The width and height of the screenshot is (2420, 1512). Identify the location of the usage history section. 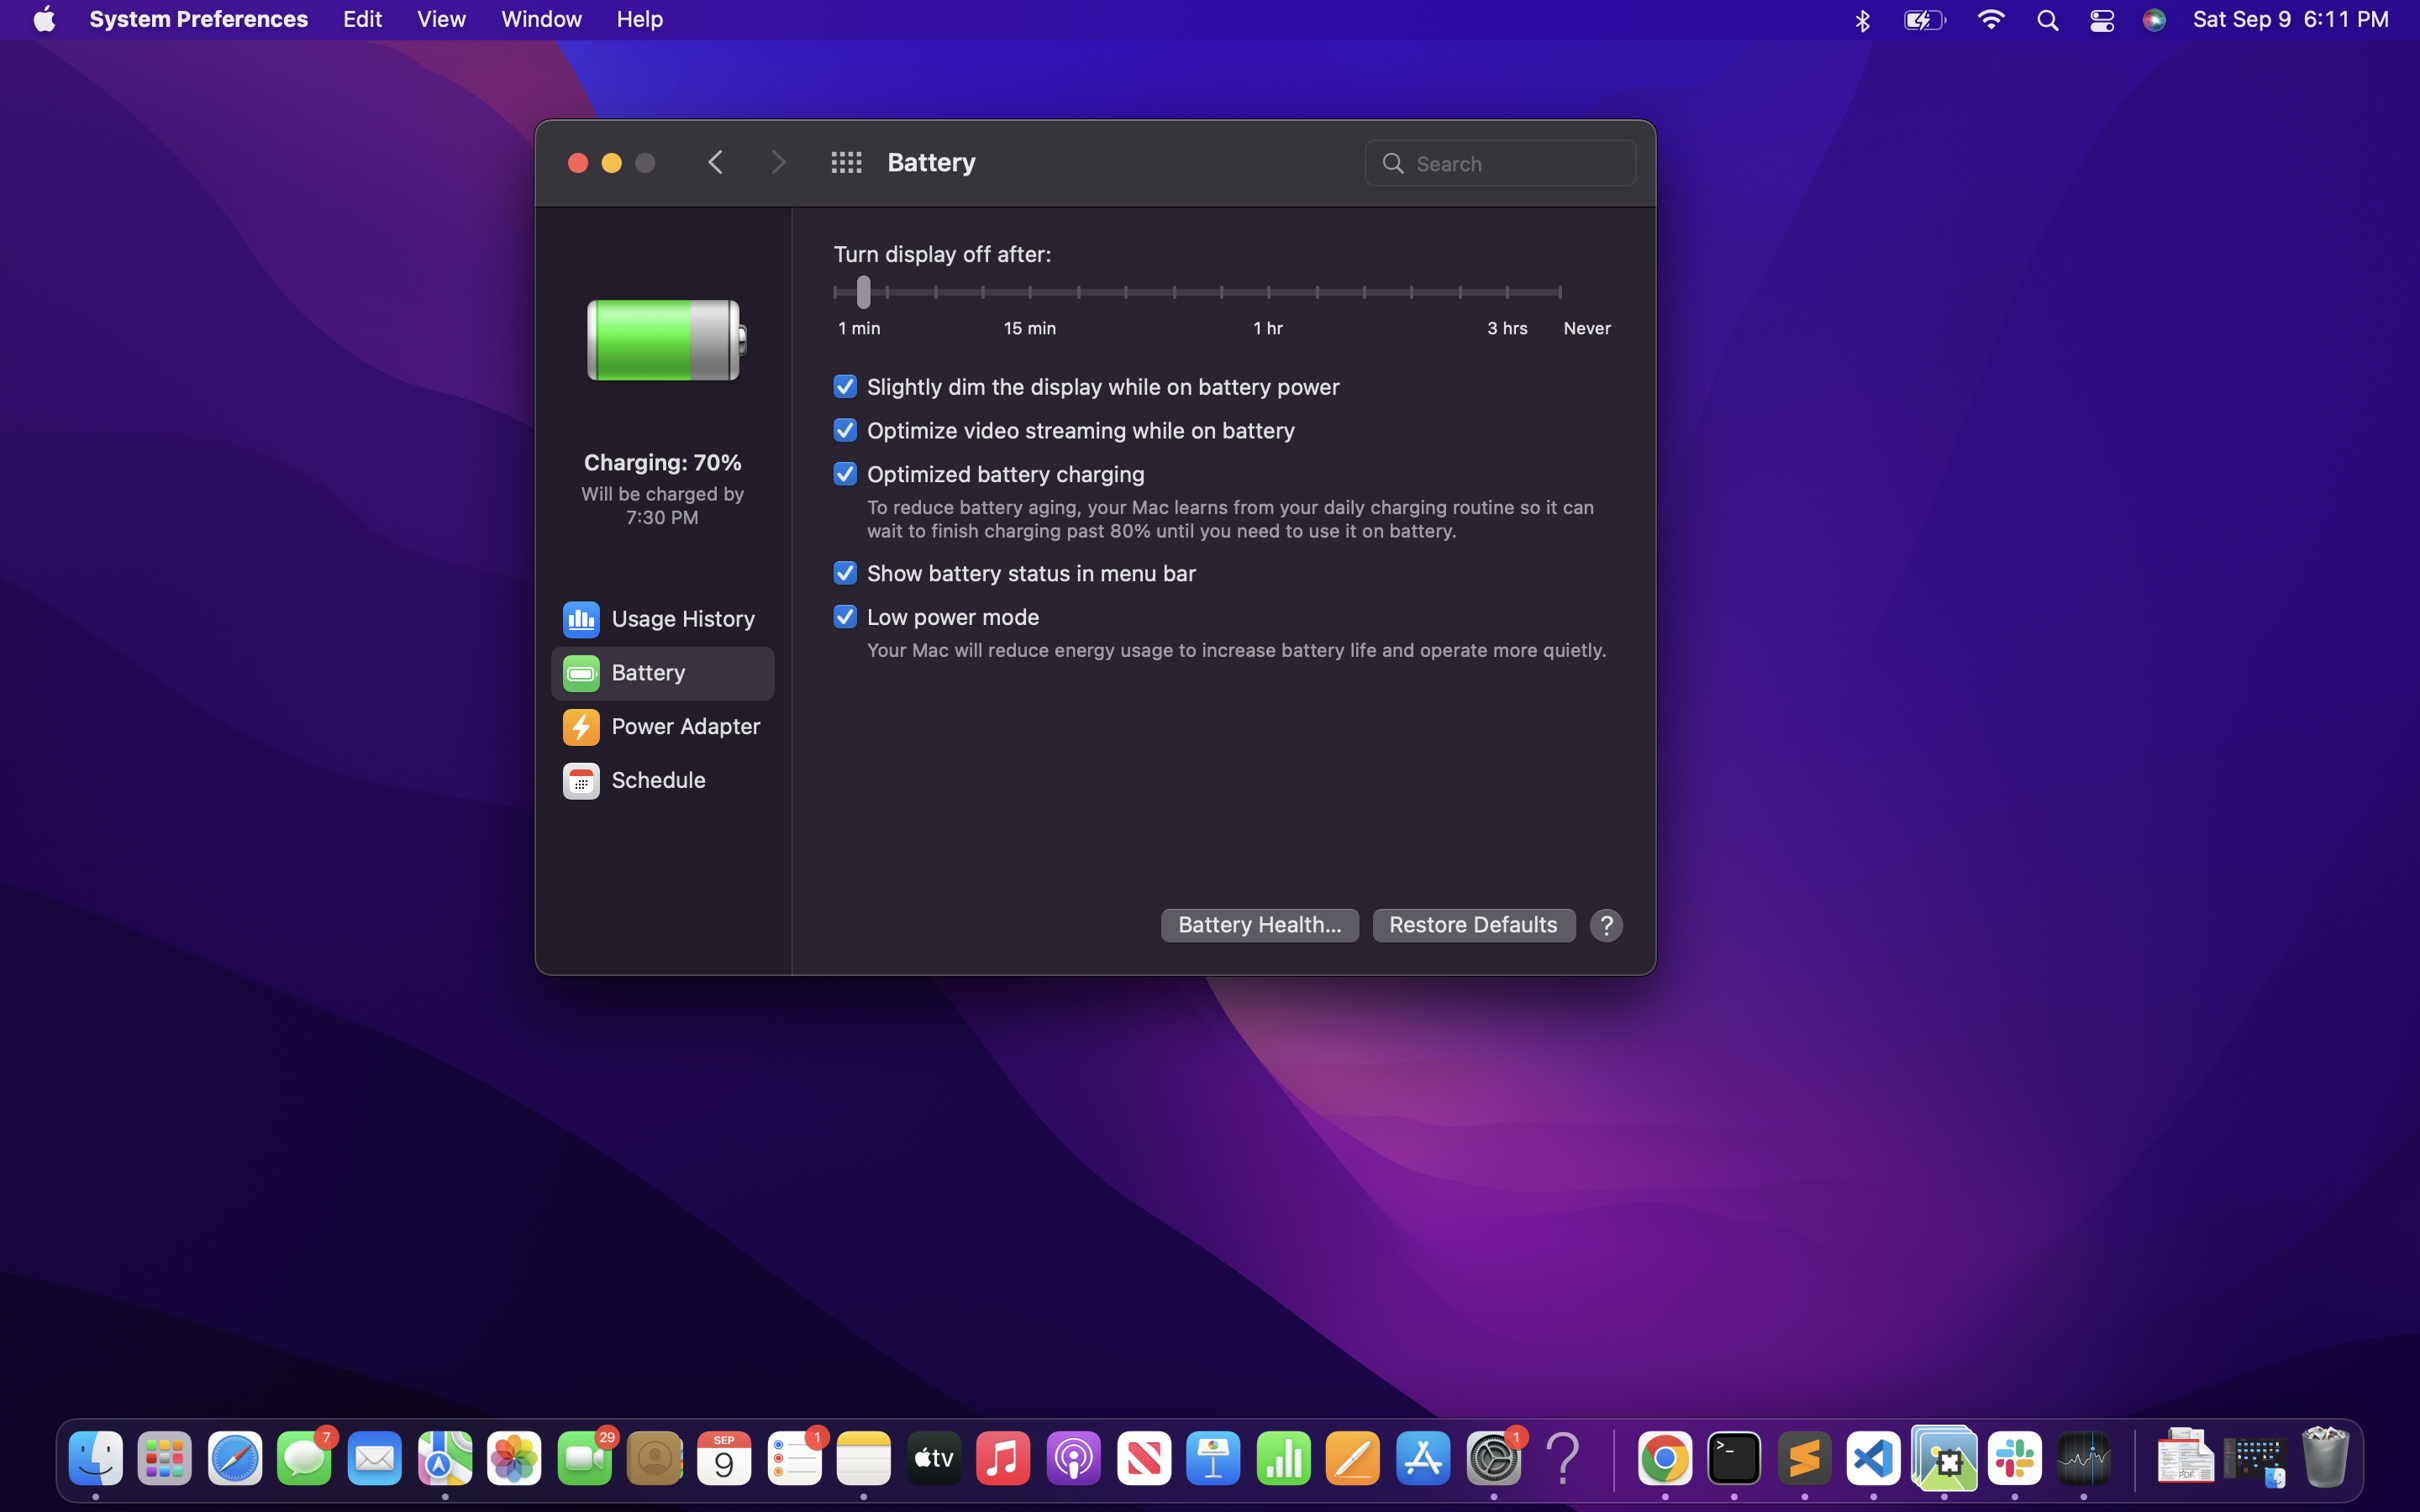
(660, 617).